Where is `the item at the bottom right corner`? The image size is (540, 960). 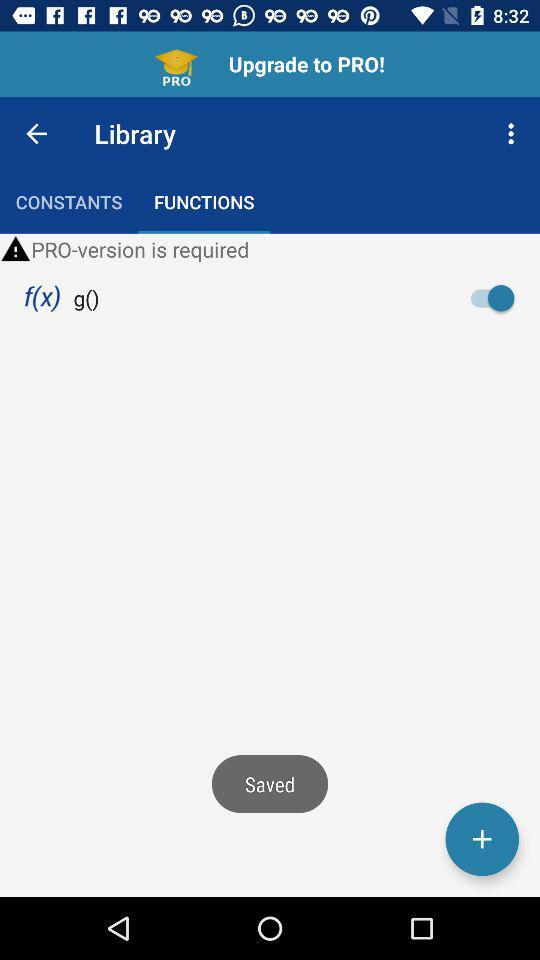 the item at the bottom right corner is located at coordinates (481, 839).